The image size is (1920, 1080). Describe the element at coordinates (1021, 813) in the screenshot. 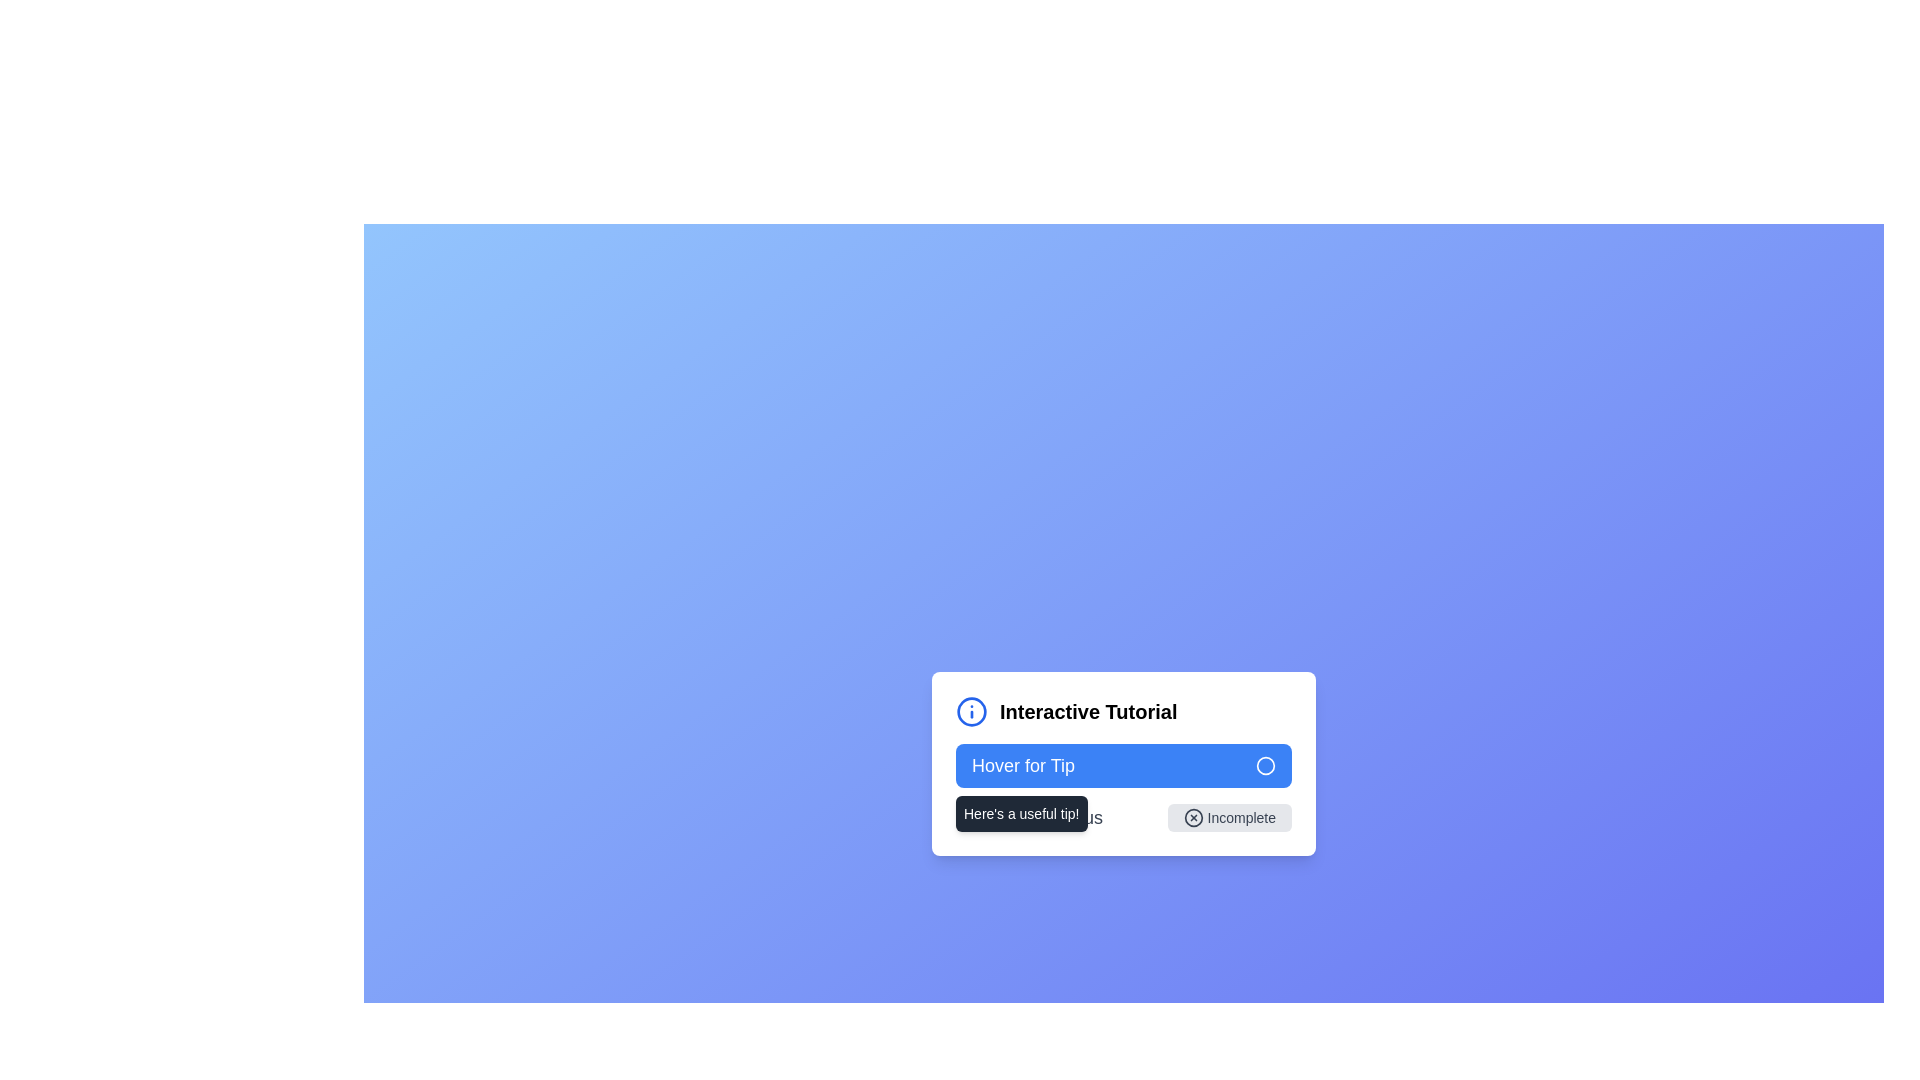

I see `the tooltip that appears beneath the 'Hover for Tip' button, providing additional information to the user` at that location.